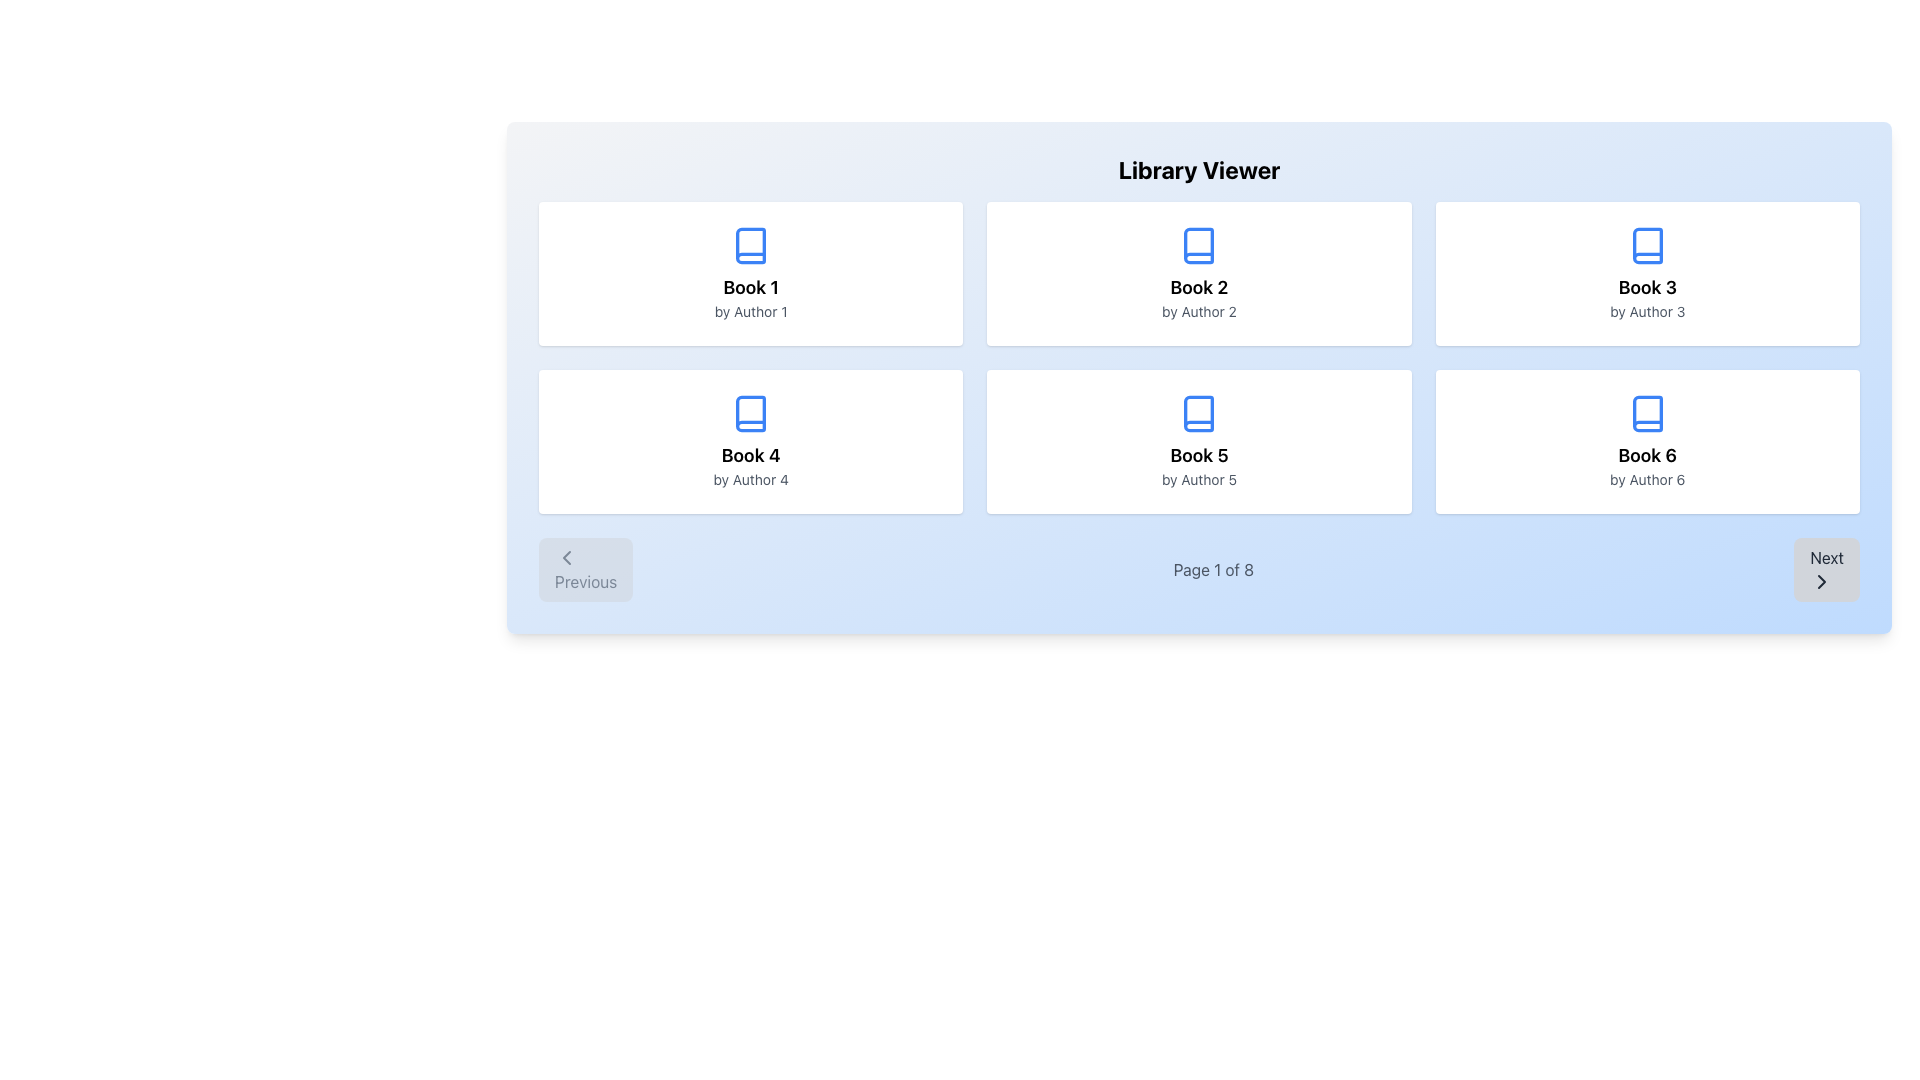 The width and height of the screenshot is (1920, 1080). What do you see at coordinates (750, 455) in the screenshot?
I see `the static text element displaying 'Book 4', which is prominently shown in a larger bold font within the book's card in the second row and first column of the book grid` at bounding box center [750, 455].